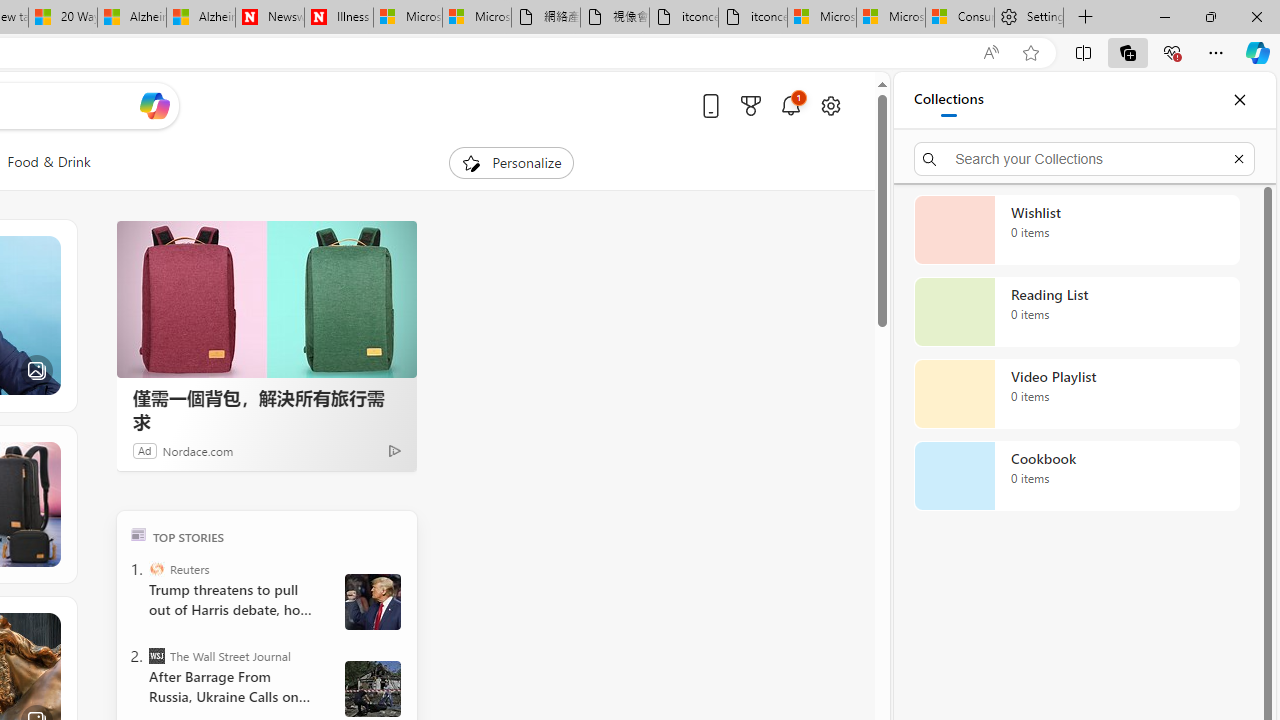  I want to click on 'Consumer Health Data Privacy Policy', so click(960, 17).